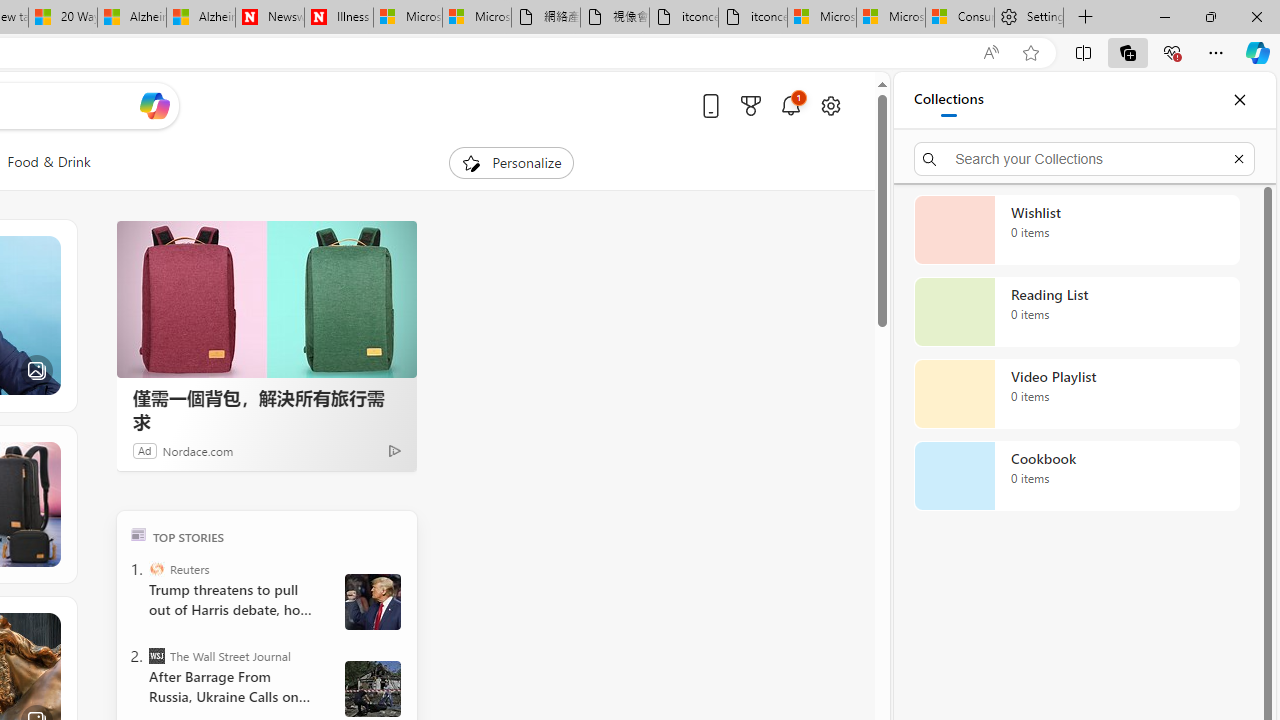  I want to click on 'Consumer Health Data Privacy Policy', so click(960, 17).